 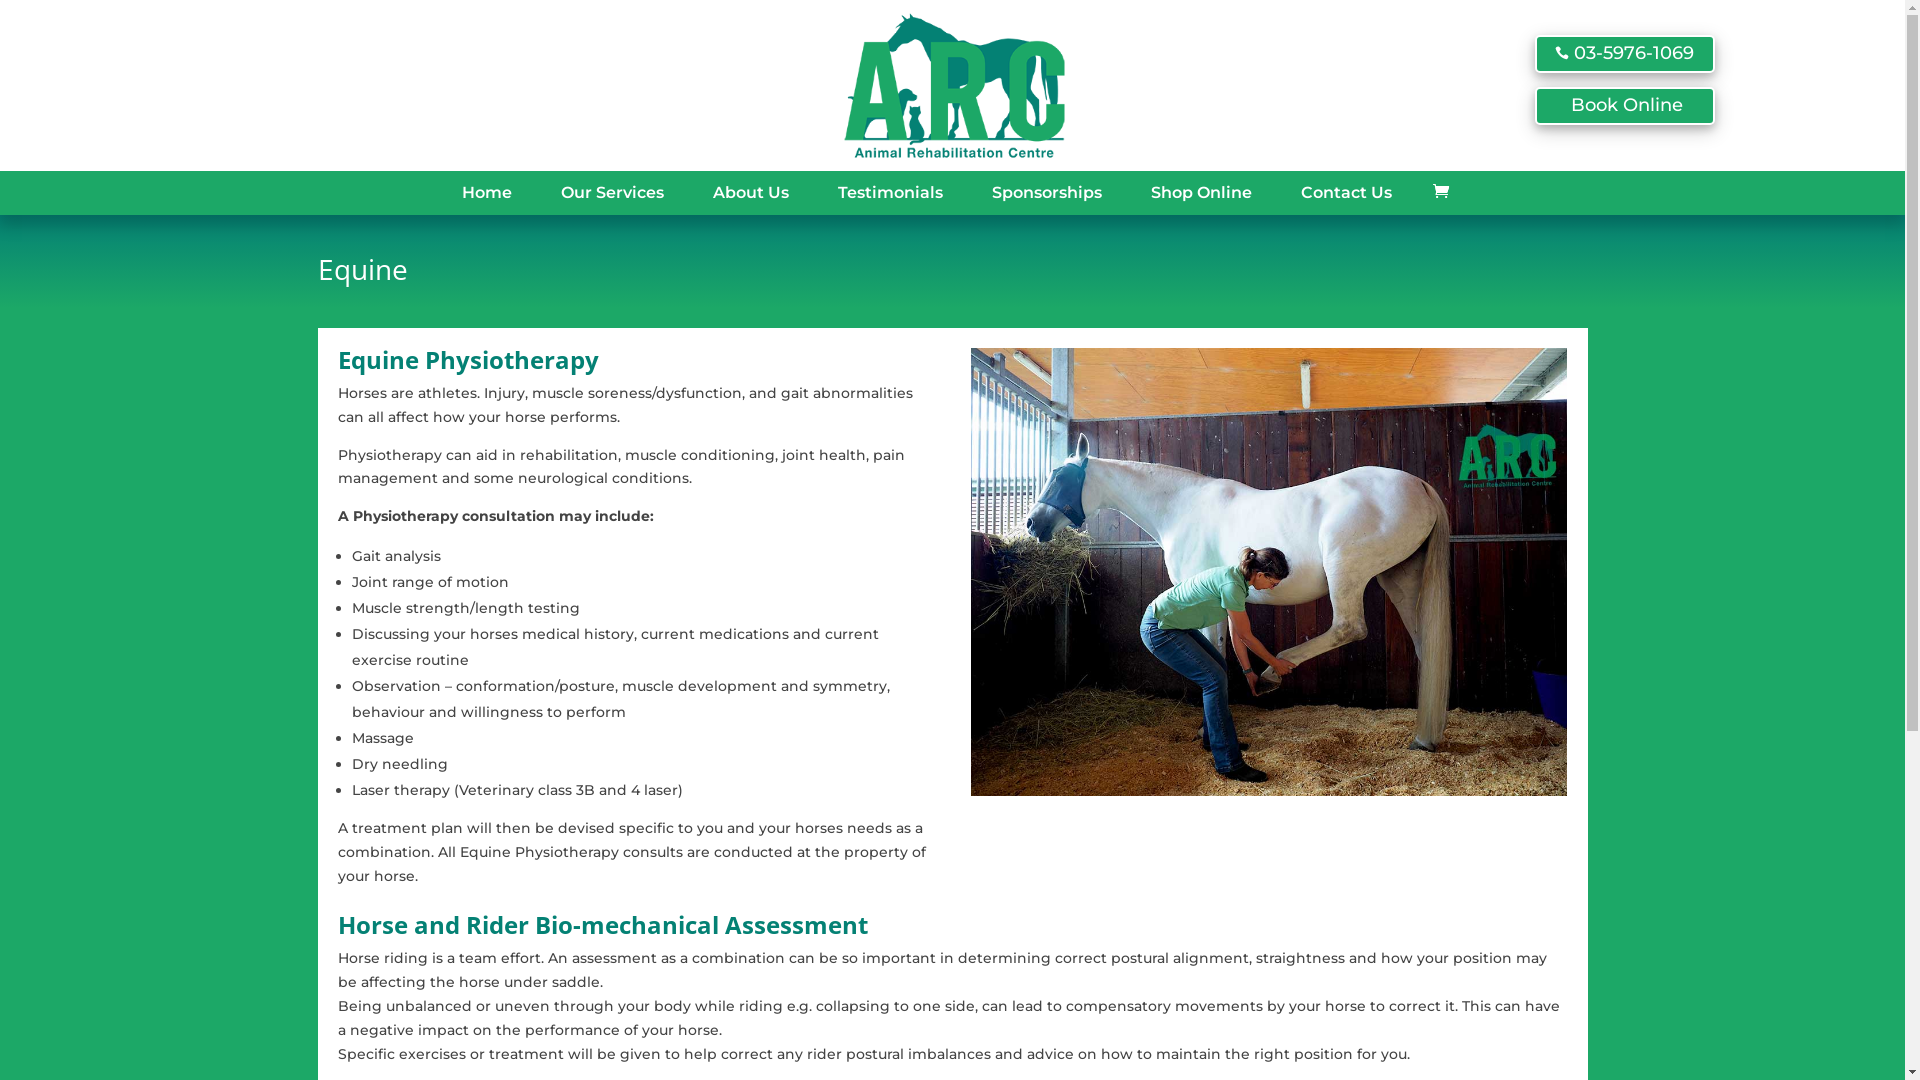 What do you see at coordinates (1623, 53) in the screenshot?
I see `'03-5976-1069'` at bounding box center [1623, 53].